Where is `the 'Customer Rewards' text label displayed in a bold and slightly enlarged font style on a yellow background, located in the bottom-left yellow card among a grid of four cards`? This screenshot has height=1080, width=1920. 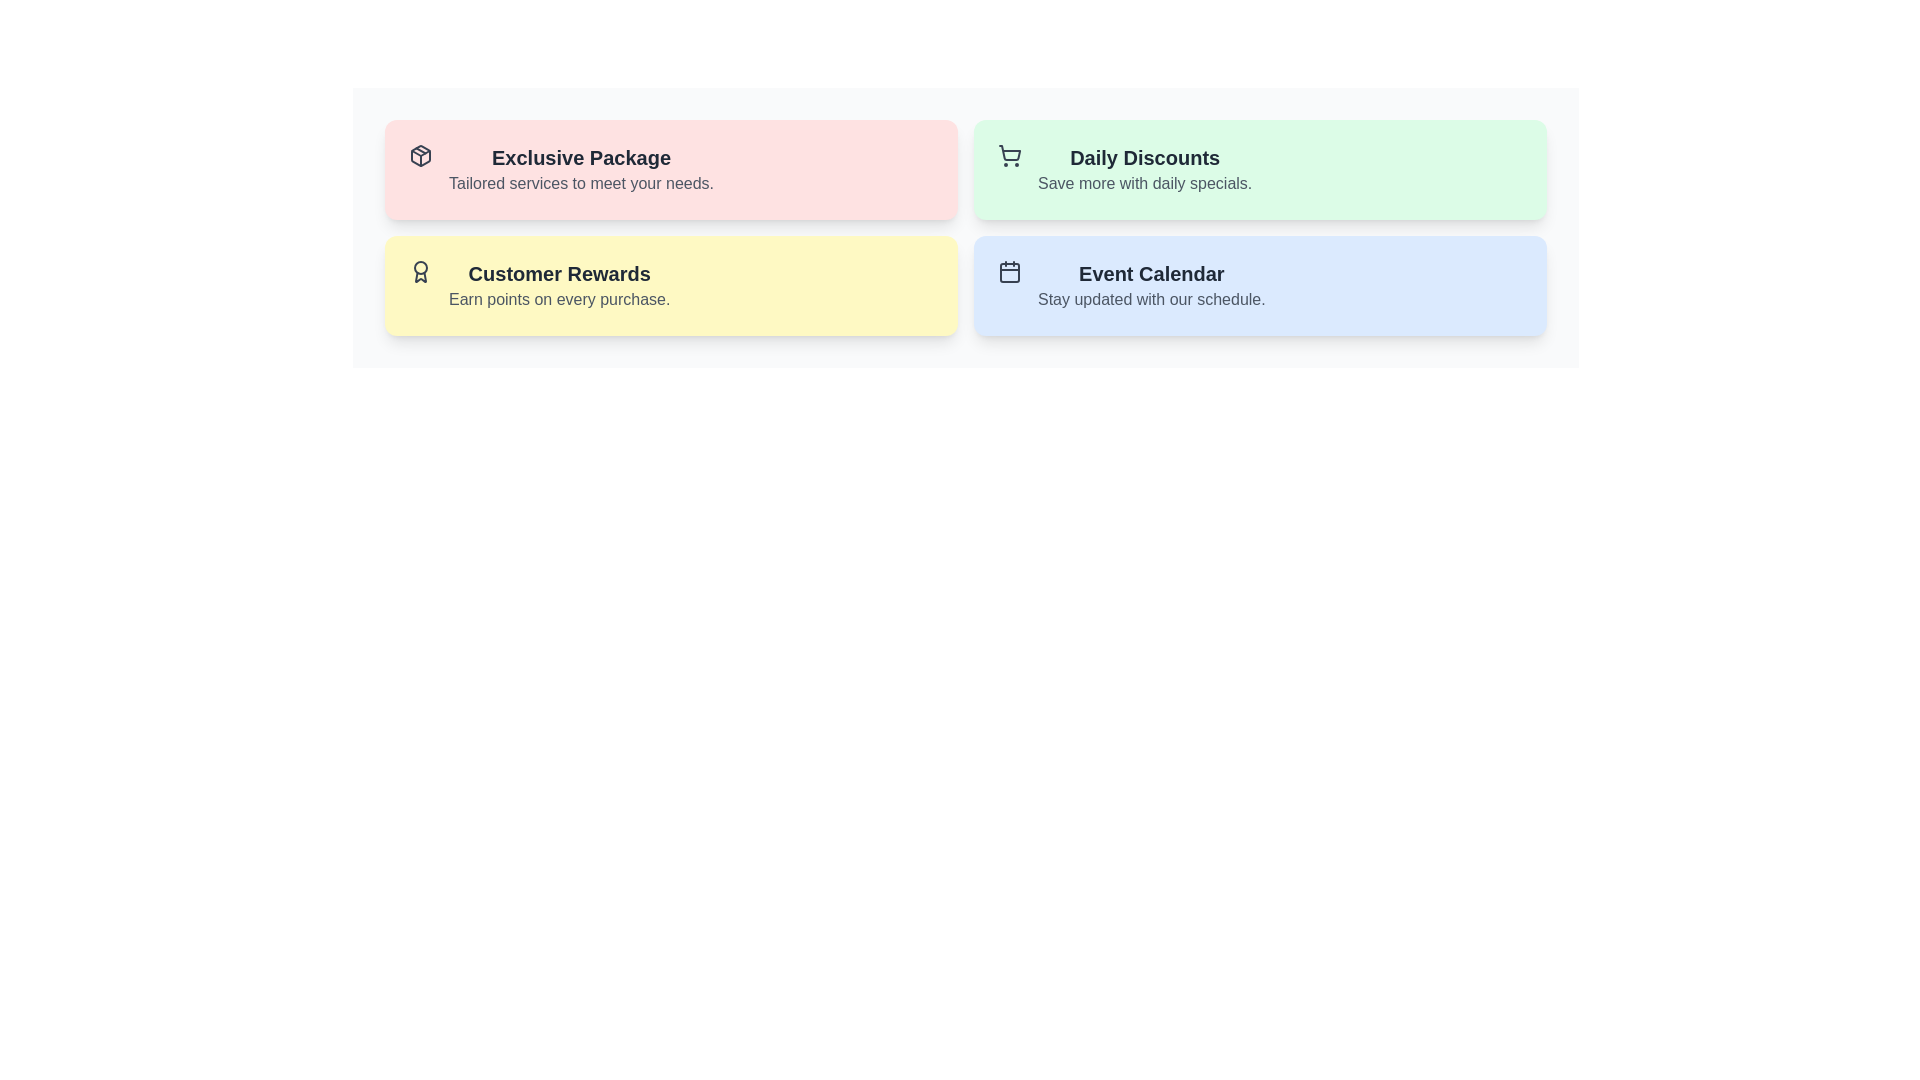 the 'Customer Rewards' text label displayed in a bold and slightly enlarged font style on a yellow background, located in the bottom-left yellow card among a grid of four cards is located at coordinates (559, 273).